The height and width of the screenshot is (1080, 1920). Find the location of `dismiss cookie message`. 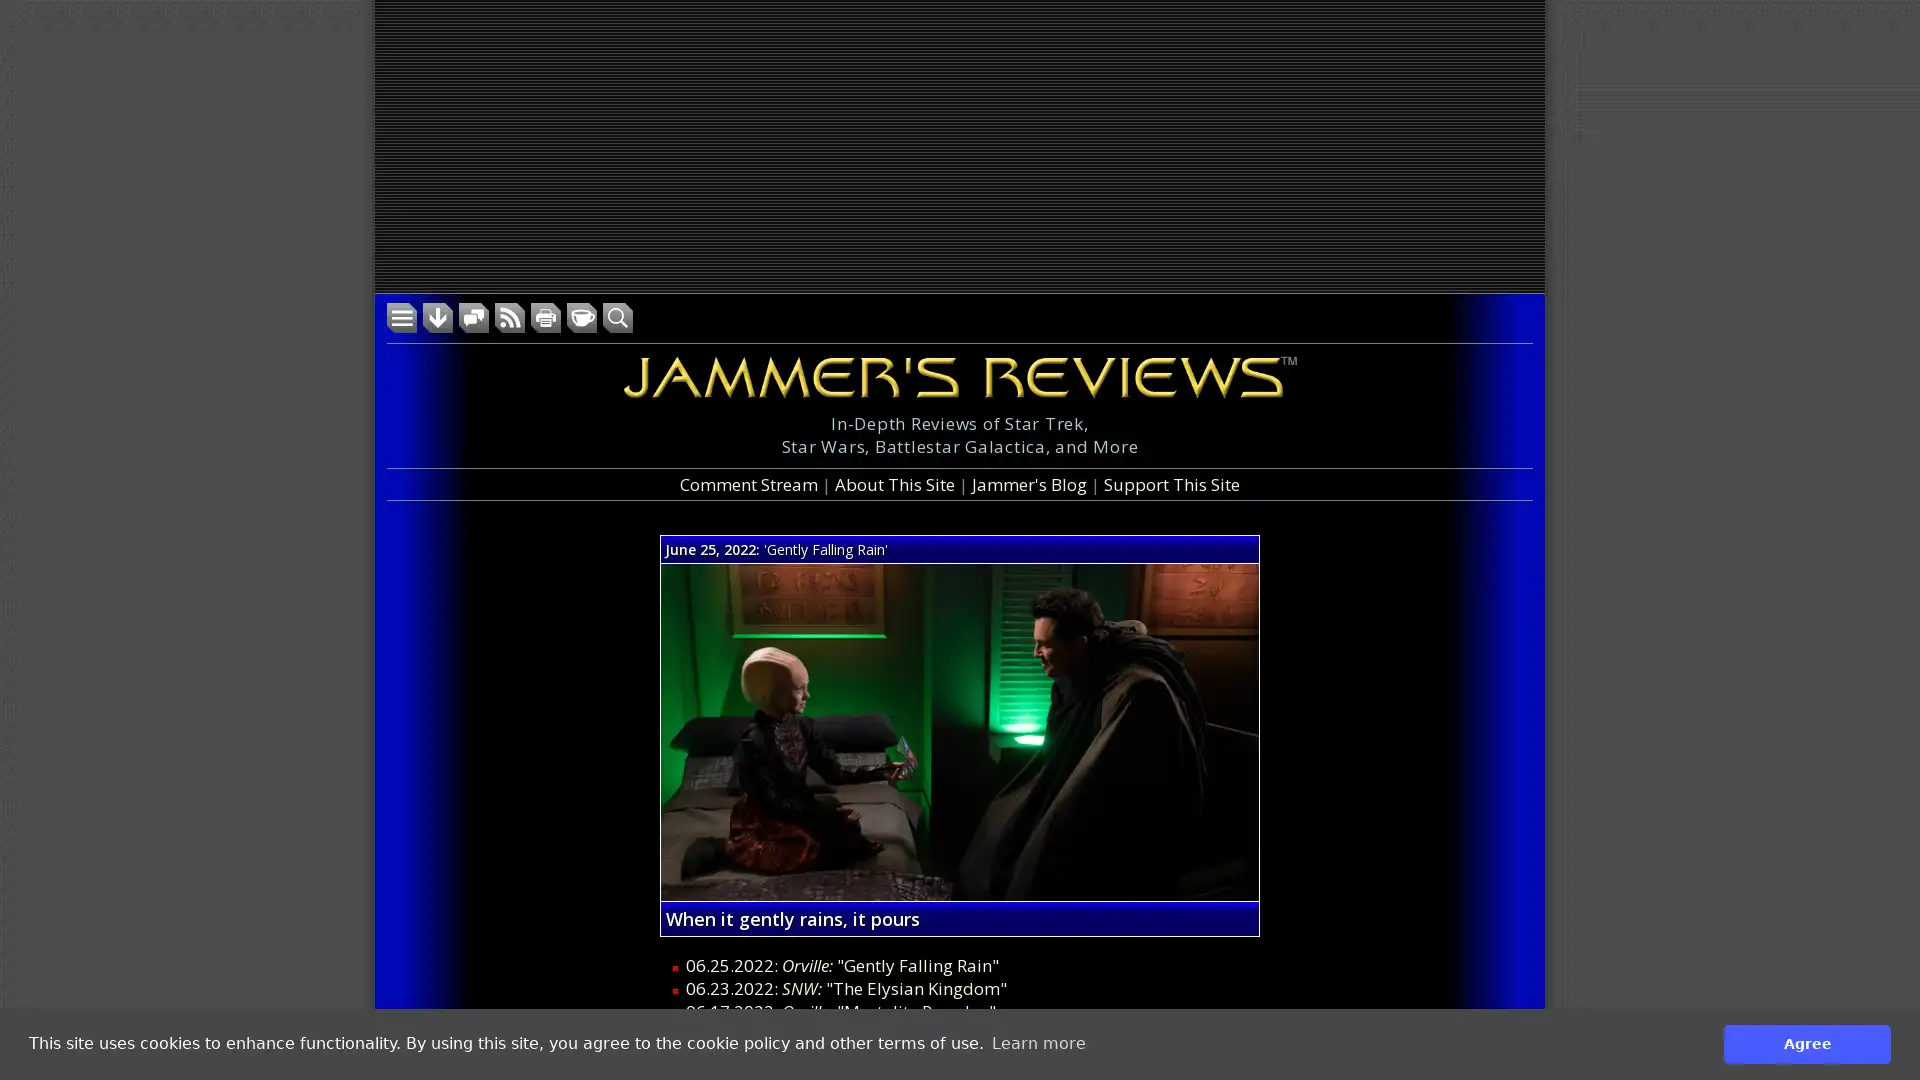

dismiss cookie message is located at coordinates (1807, 1043).